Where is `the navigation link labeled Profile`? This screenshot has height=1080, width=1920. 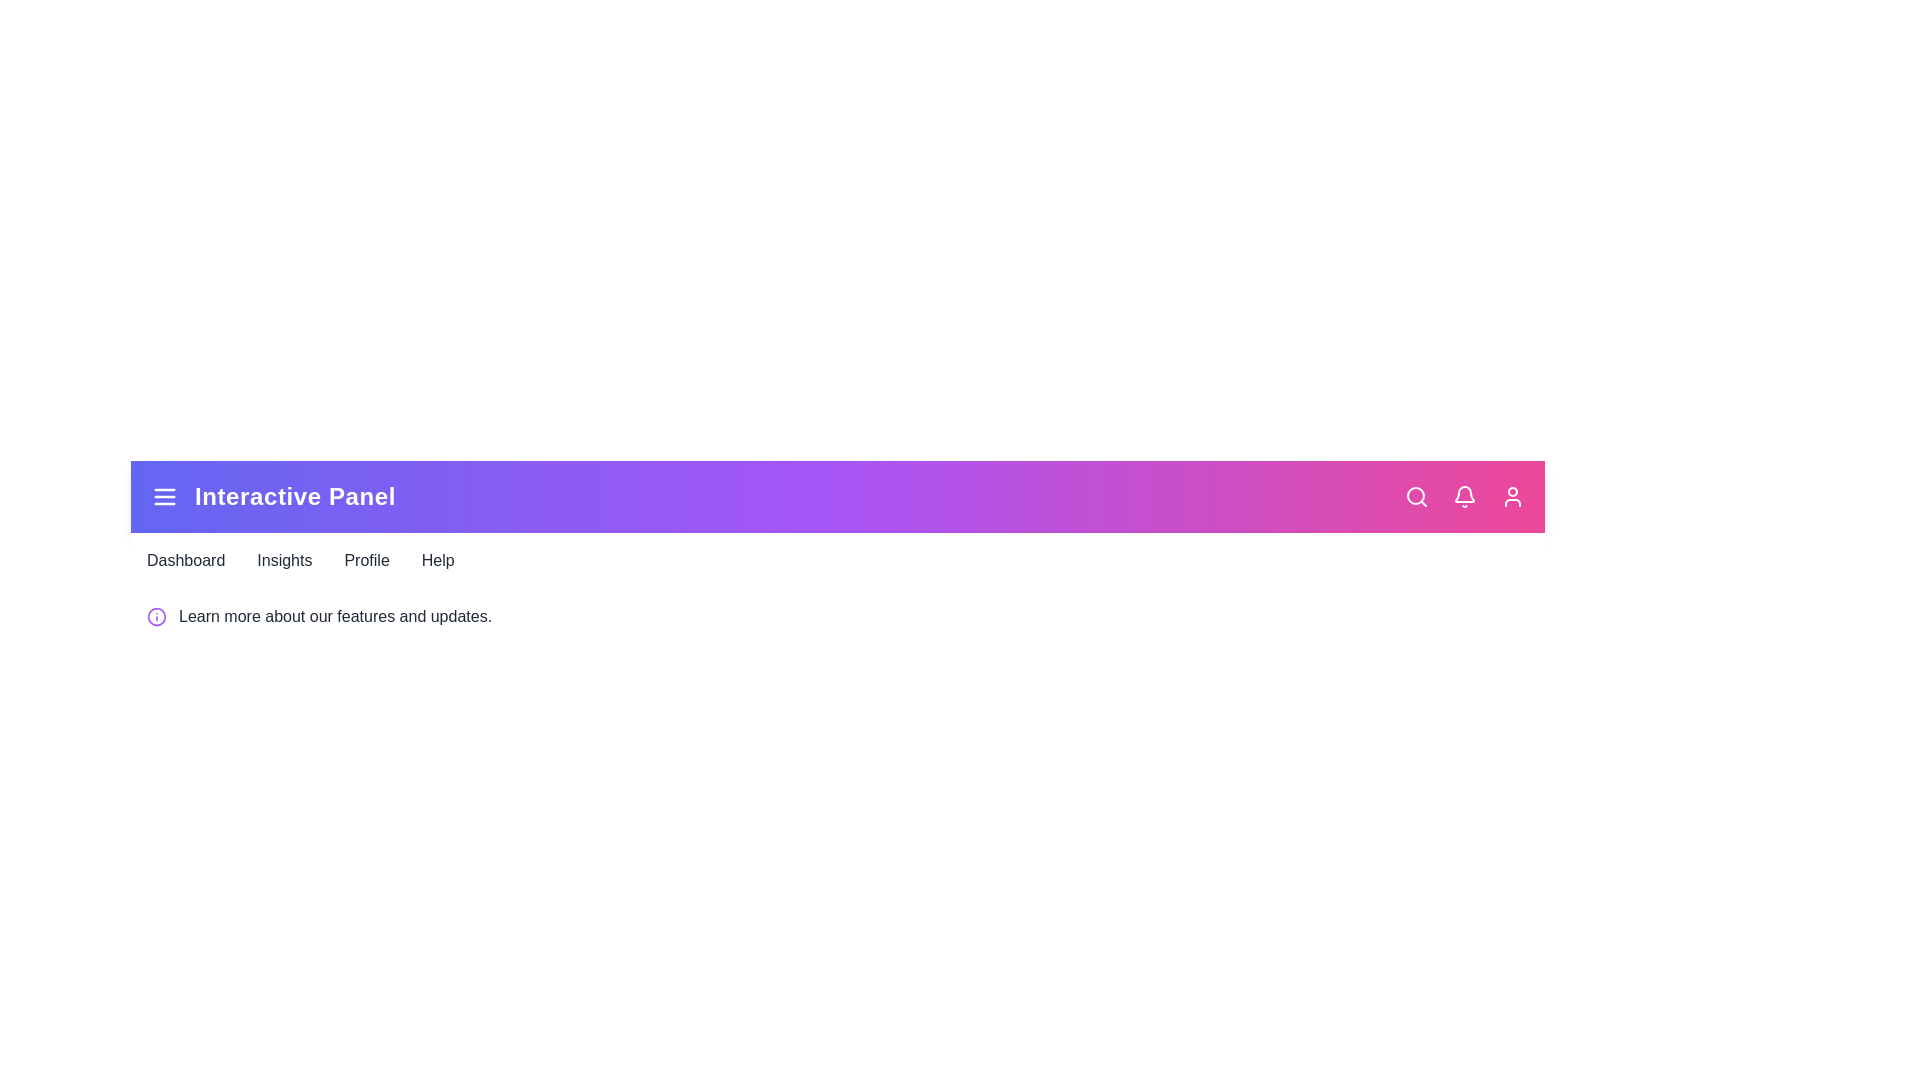 the navigation link labeled Profile is located at coordinates (366, 560).